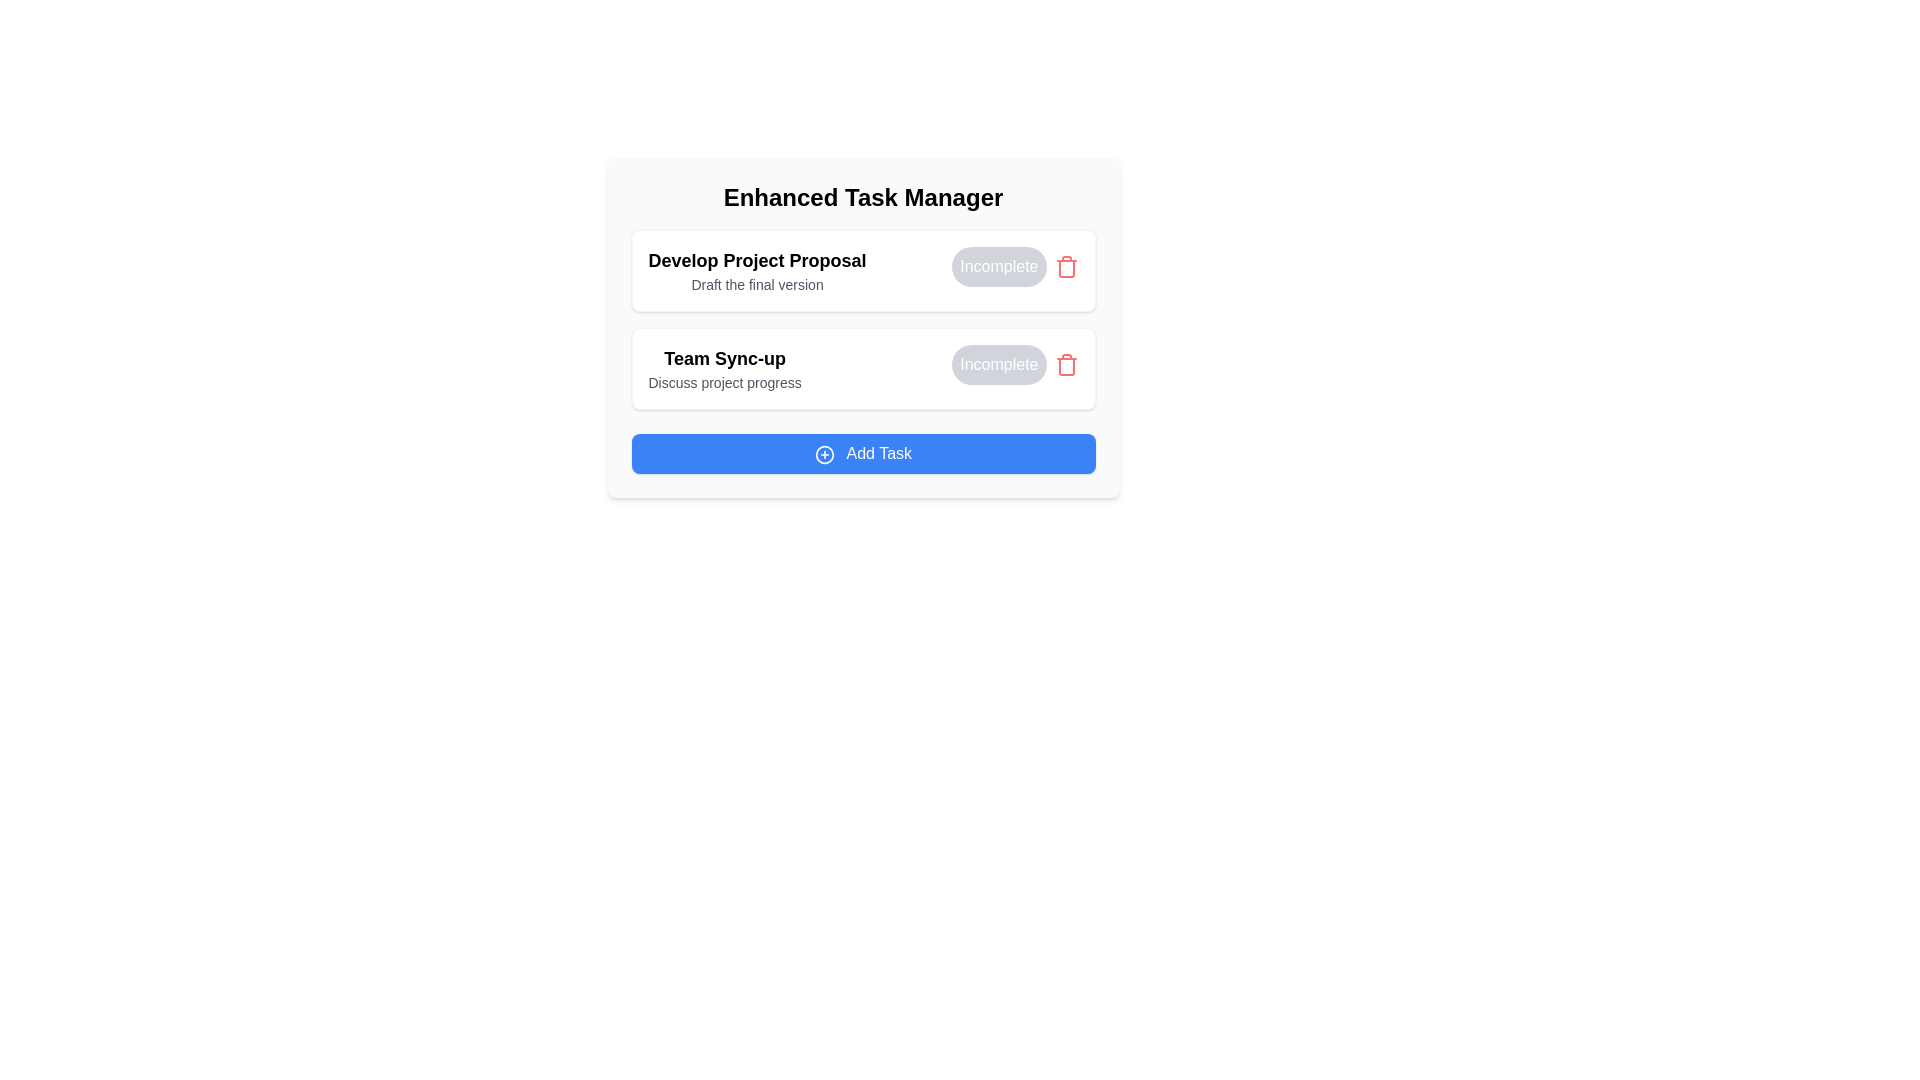 The image size is (1920, 1080). What do you see at coordinates (756, 260) in the screenshot?
I see `the Text Label element that serves as the title for the first task in the Enhanced Task Manager interface, located above the descriptive text 'Draft the final version'` at bounding box center [756, 260].